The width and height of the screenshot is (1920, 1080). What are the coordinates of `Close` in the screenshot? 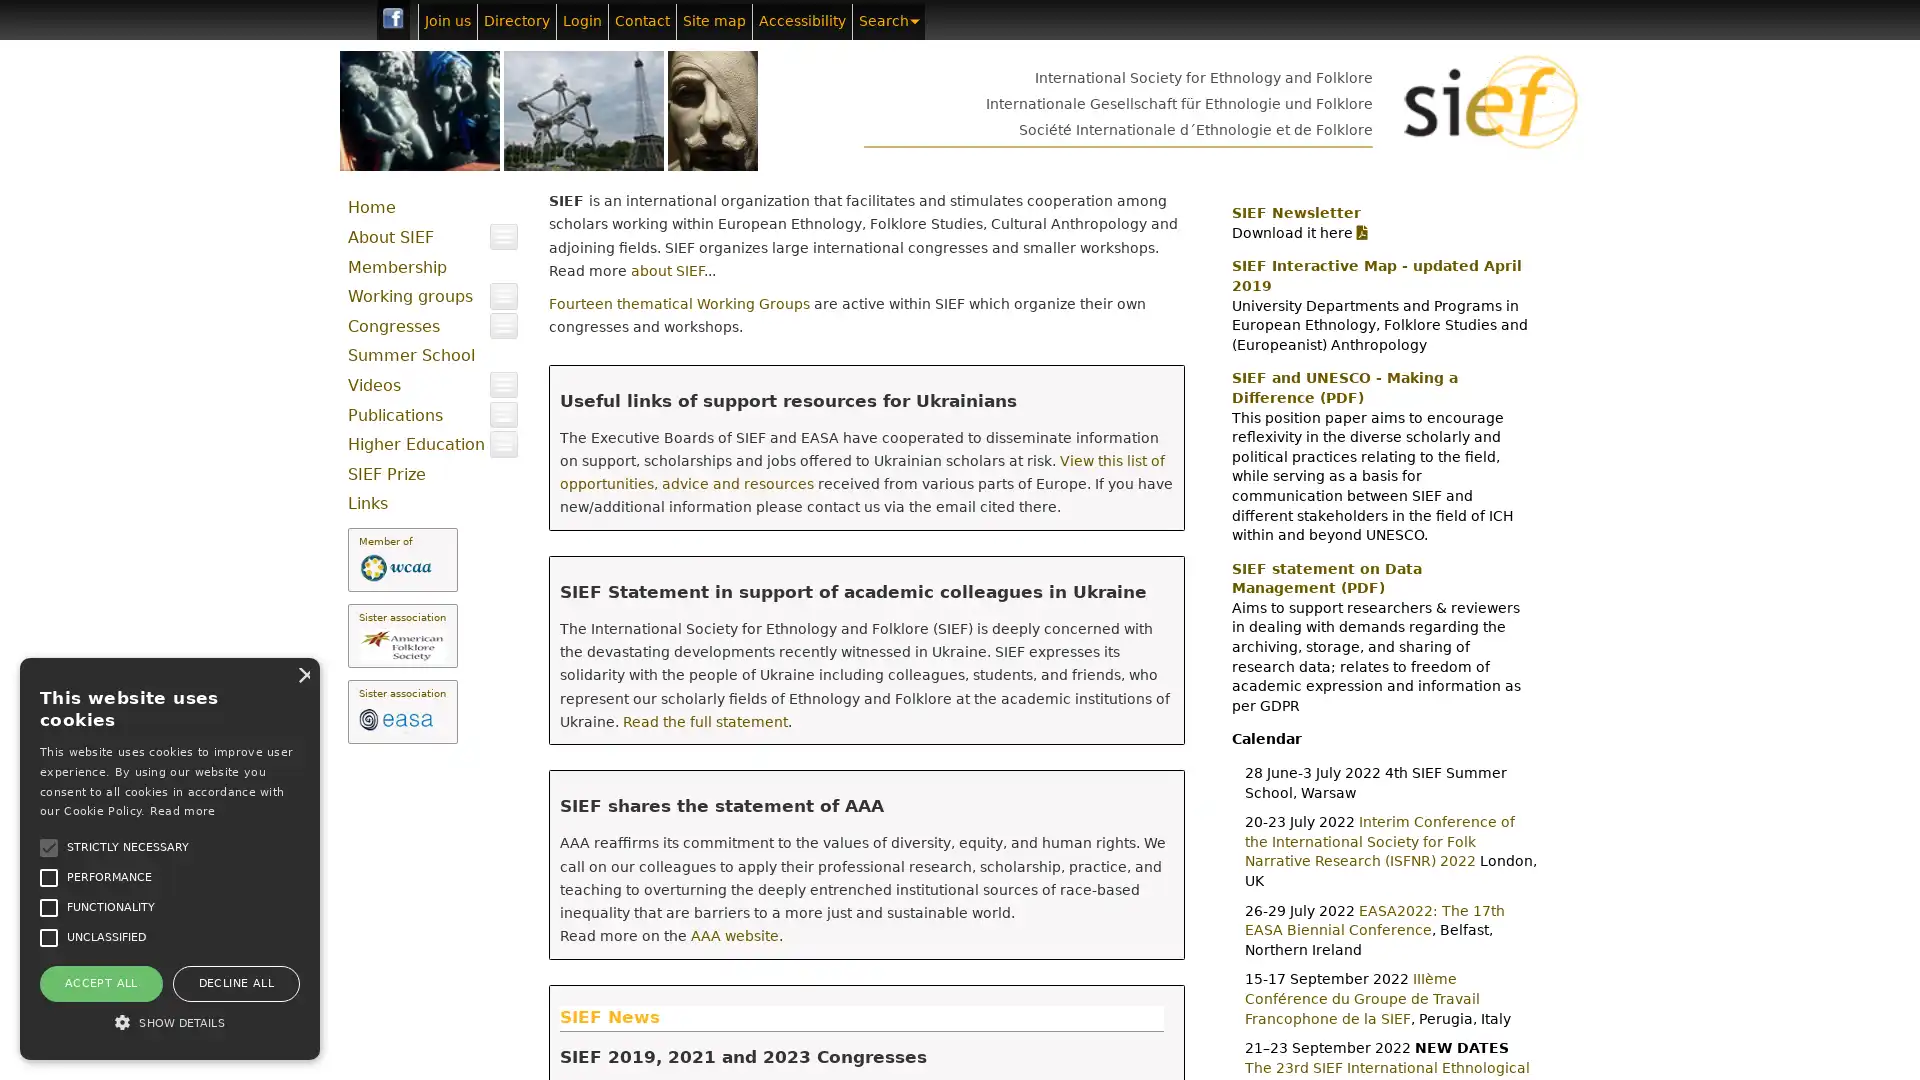 It's located at (301, 674).